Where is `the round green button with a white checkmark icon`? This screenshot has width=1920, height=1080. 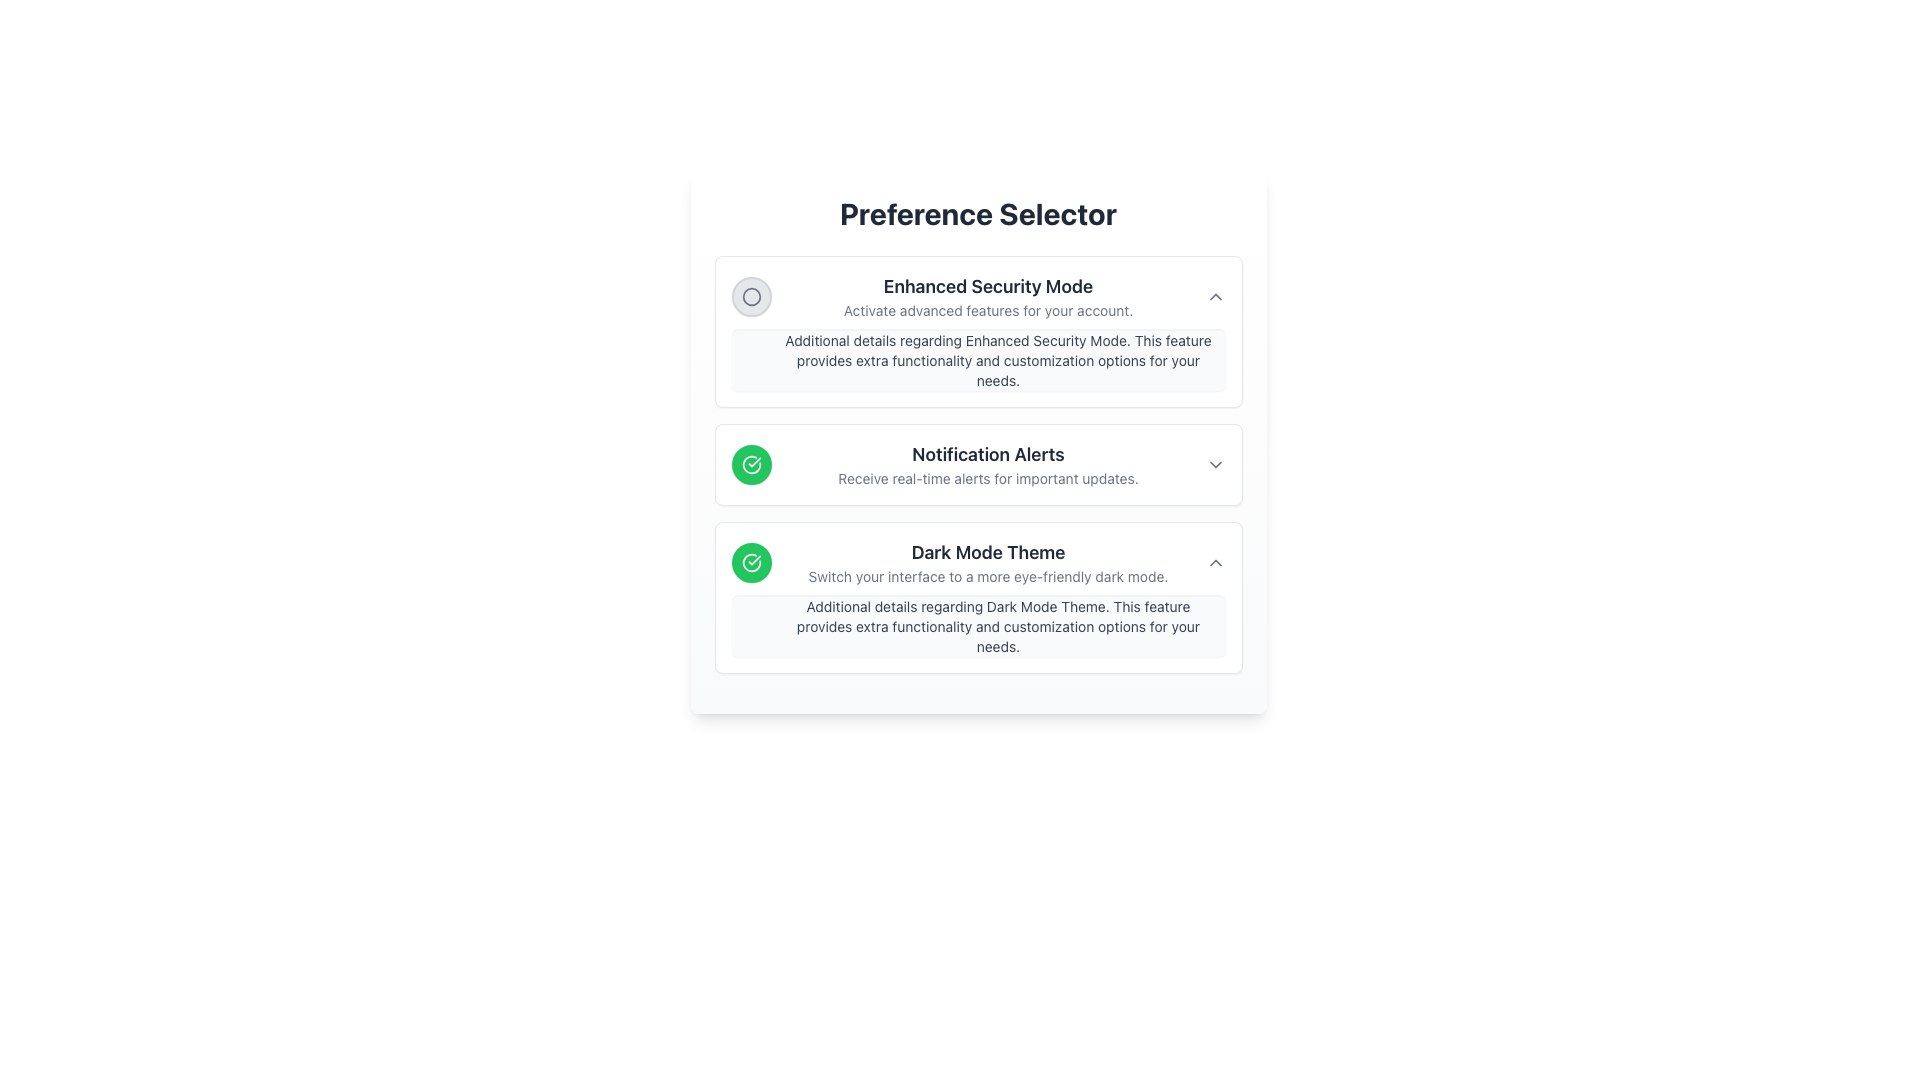
the round green button with a white checkmark icon is located at coordinates (750, 465).